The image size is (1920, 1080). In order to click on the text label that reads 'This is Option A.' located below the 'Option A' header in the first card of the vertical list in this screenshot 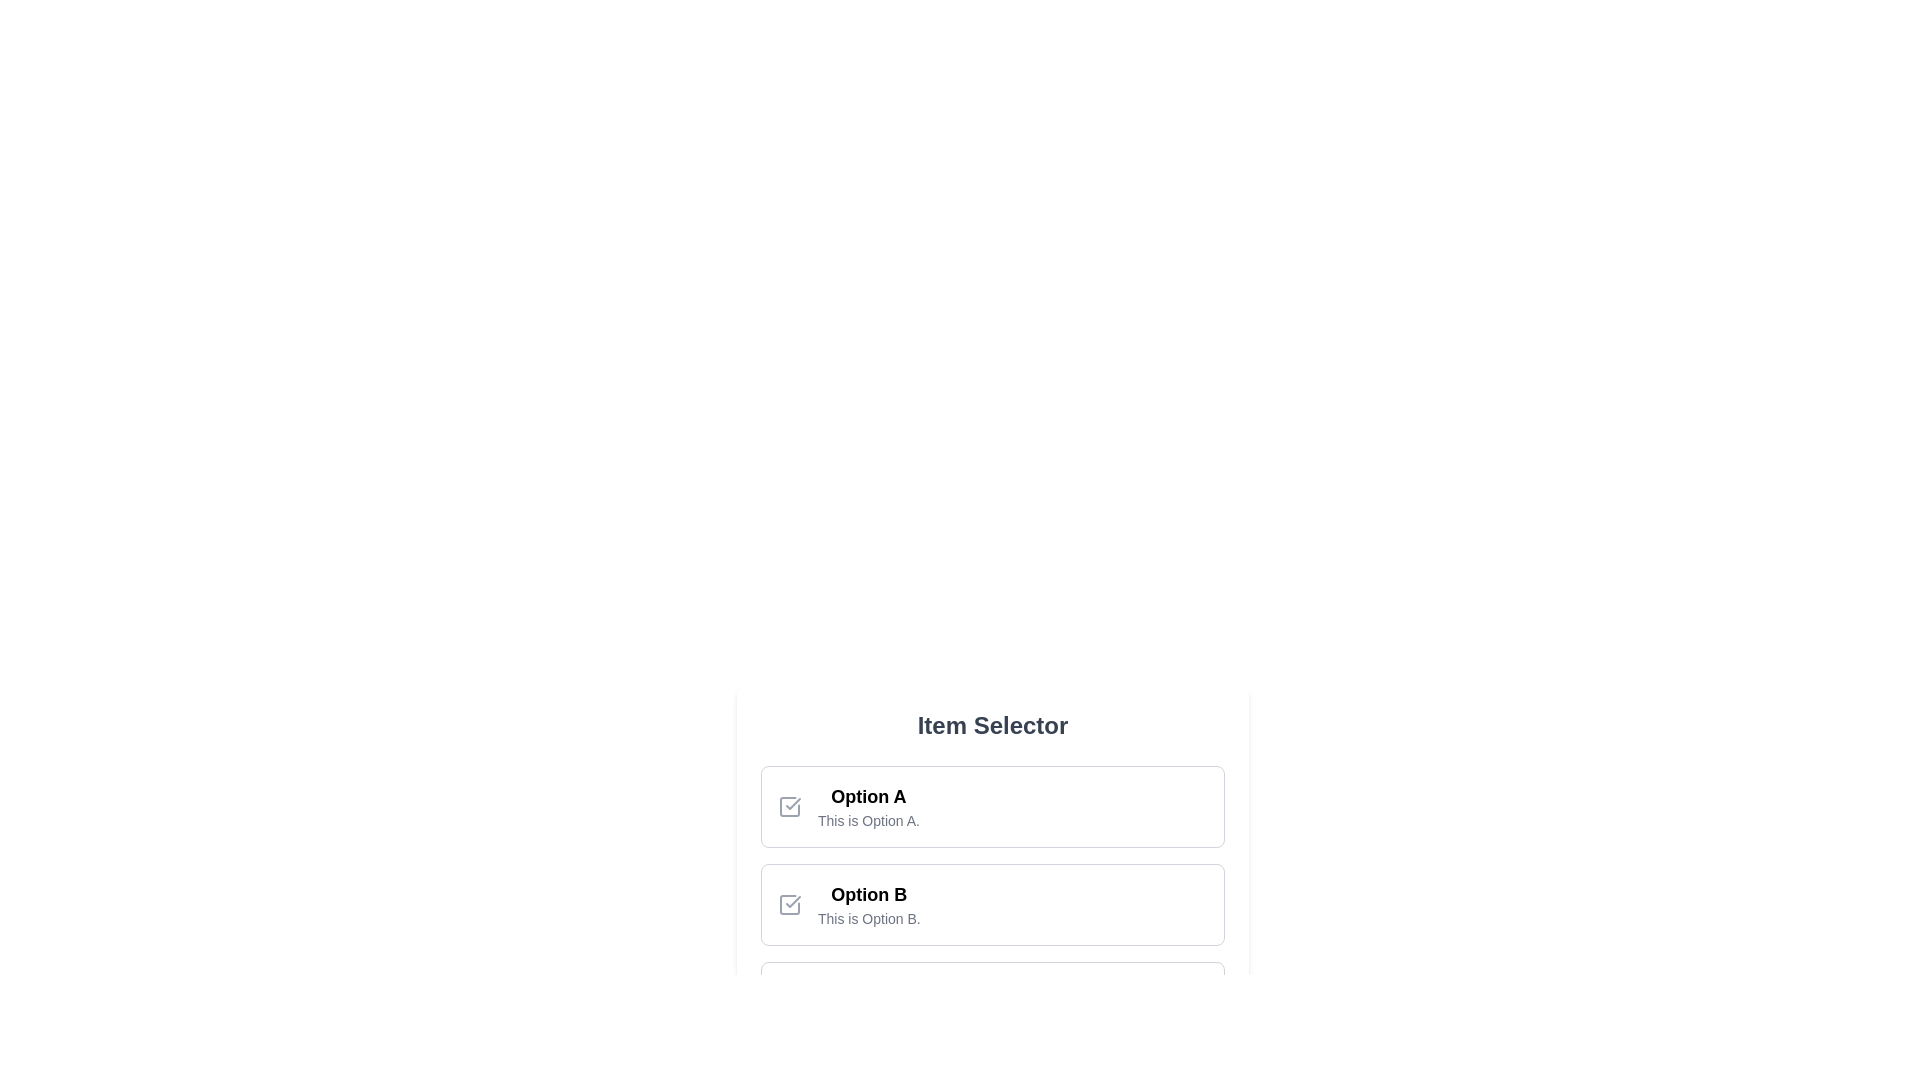, I will do `click(868, 821)`.